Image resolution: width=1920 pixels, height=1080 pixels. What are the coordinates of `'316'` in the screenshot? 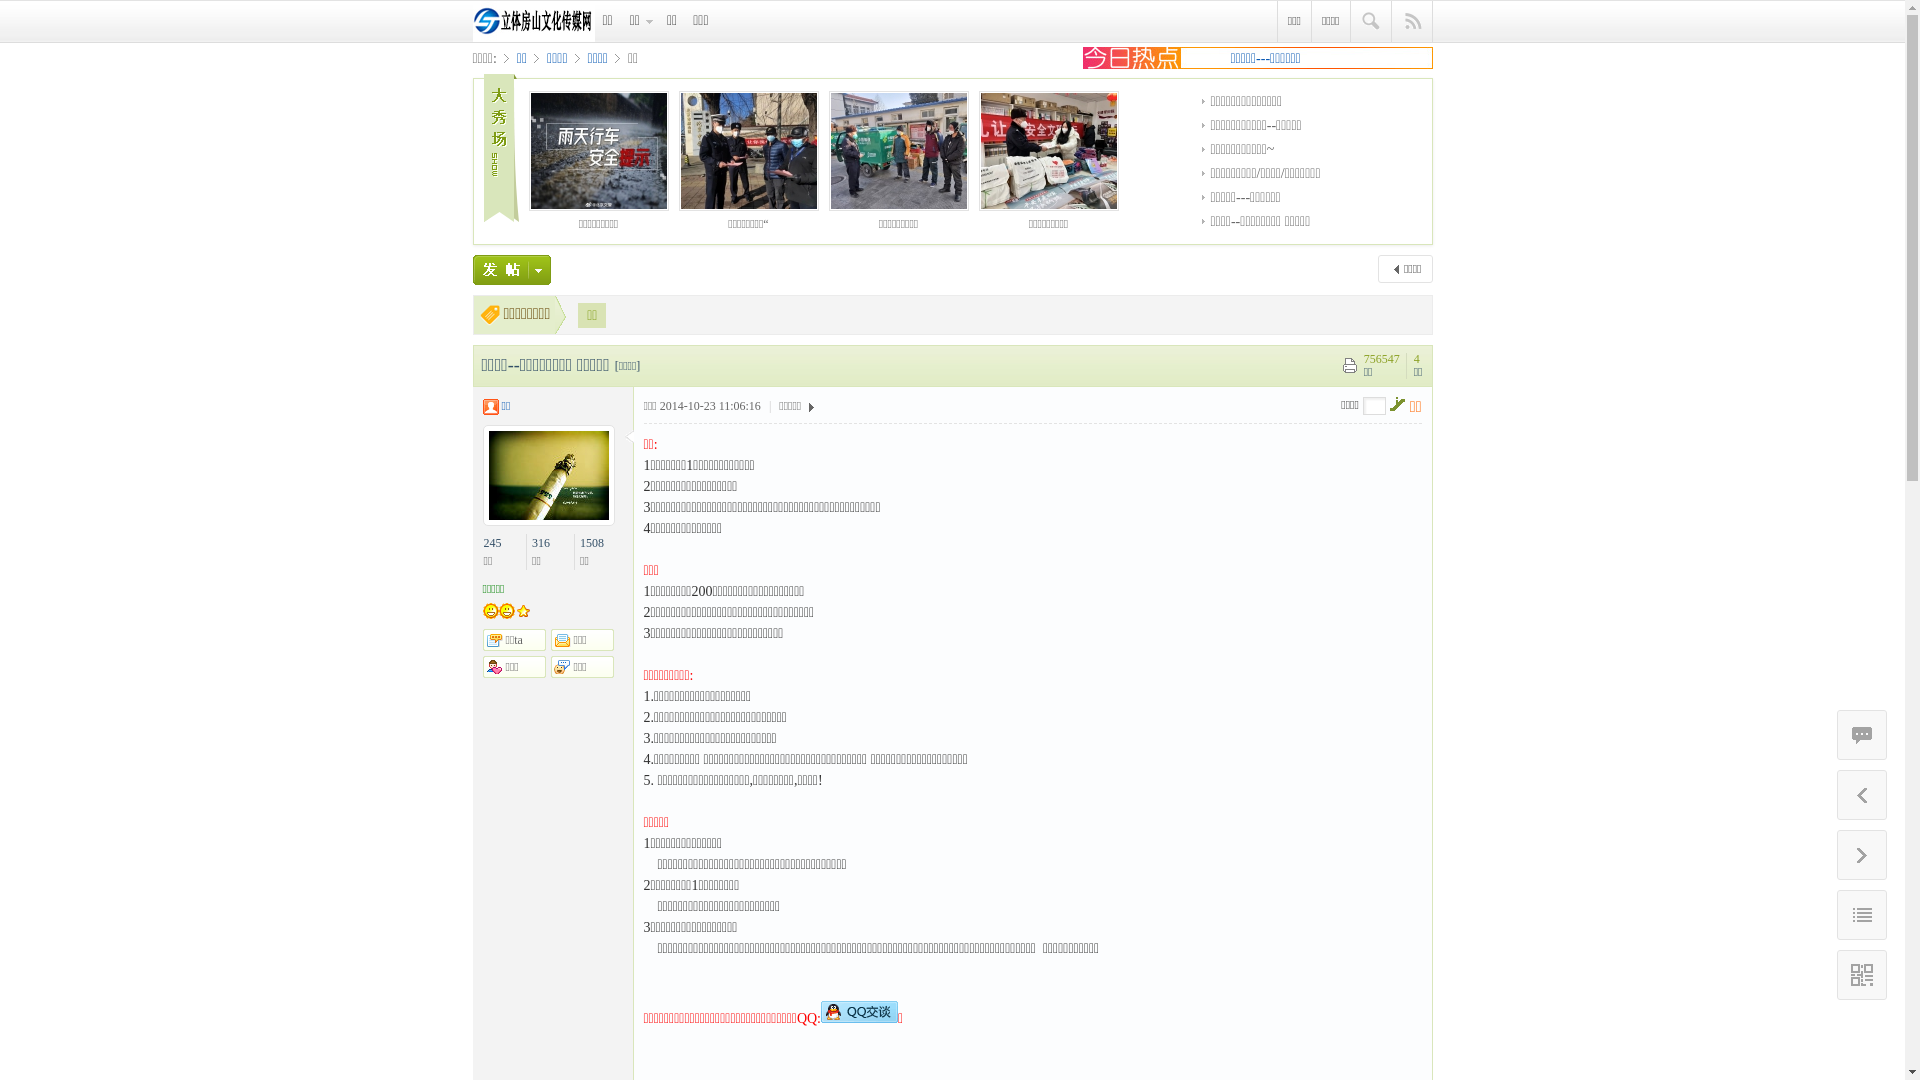 It's located at (541, 543).